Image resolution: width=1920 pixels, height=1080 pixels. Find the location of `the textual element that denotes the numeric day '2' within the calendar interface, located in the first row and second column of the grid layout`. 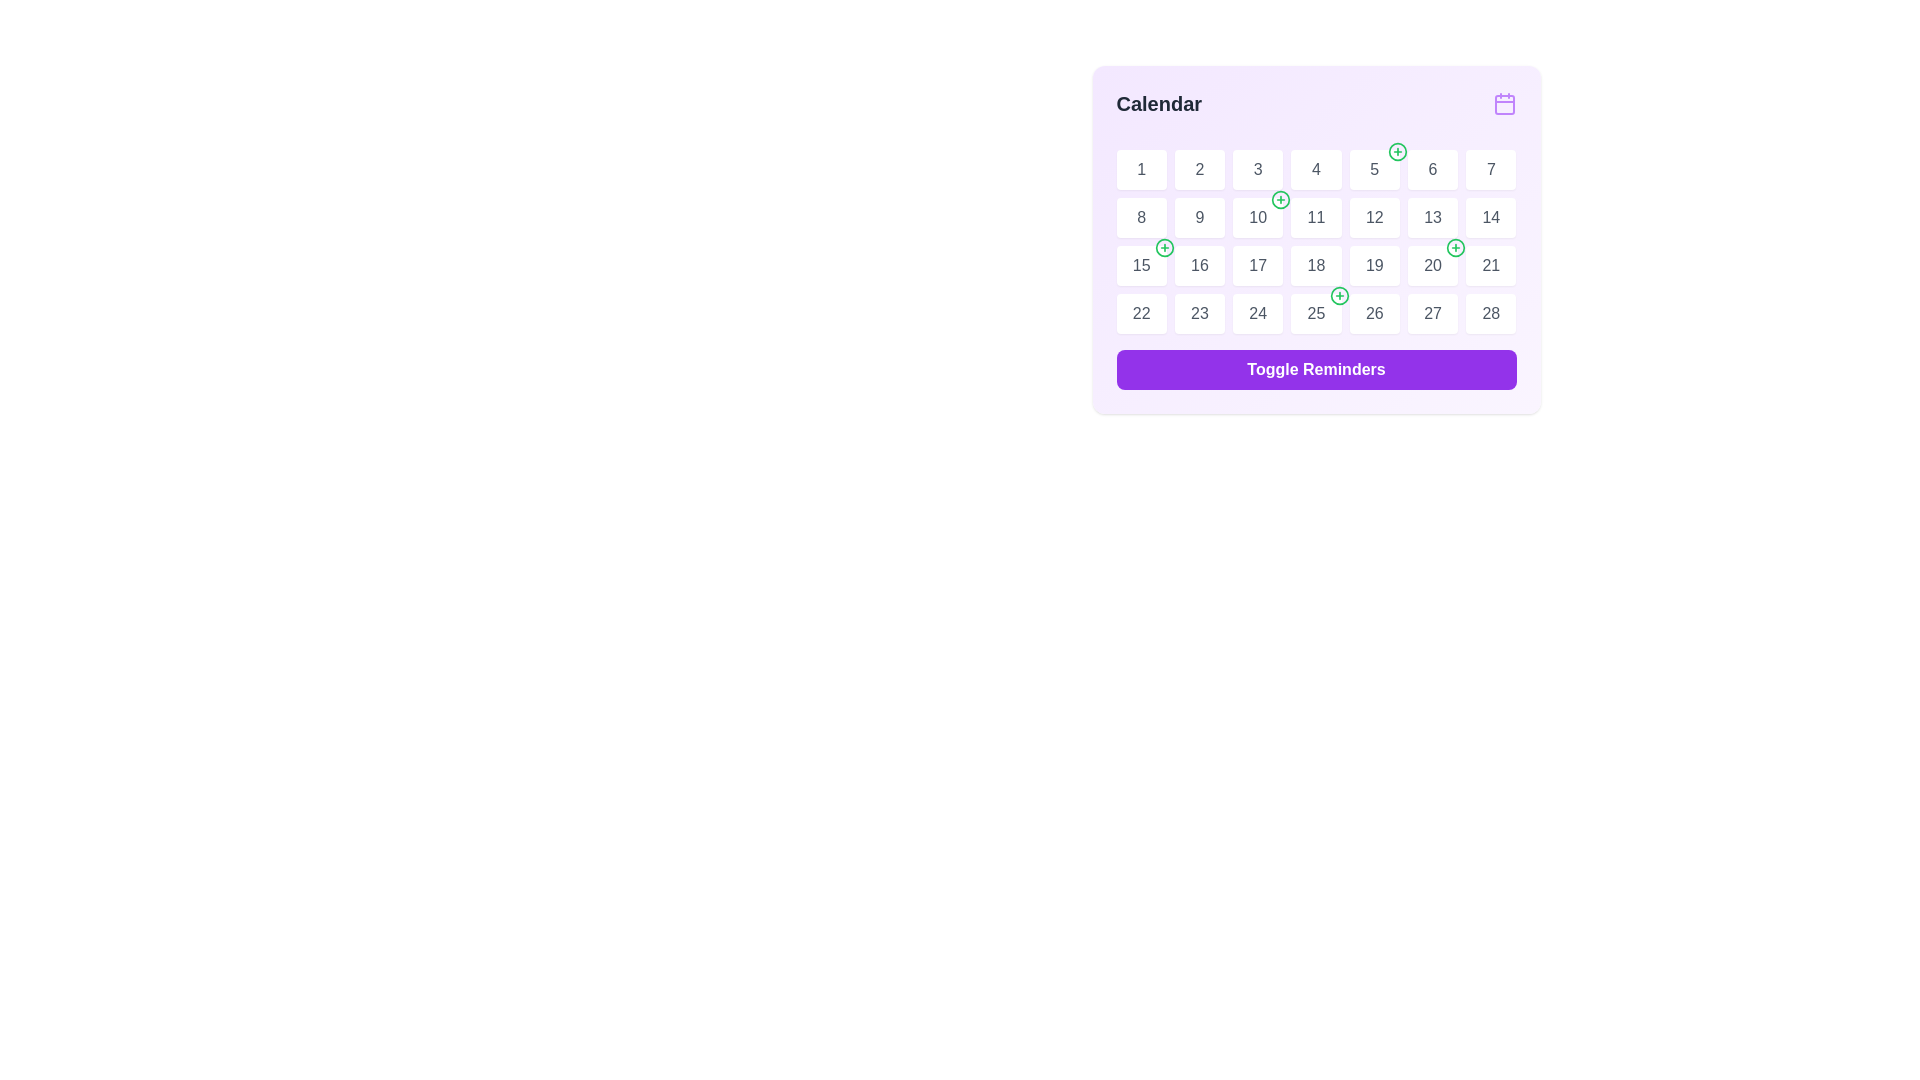

the textual element that denotes the numeric day '2' within the calendar interface, located in the first row and second column of the grid layout is located at coordinates (1200, 168).